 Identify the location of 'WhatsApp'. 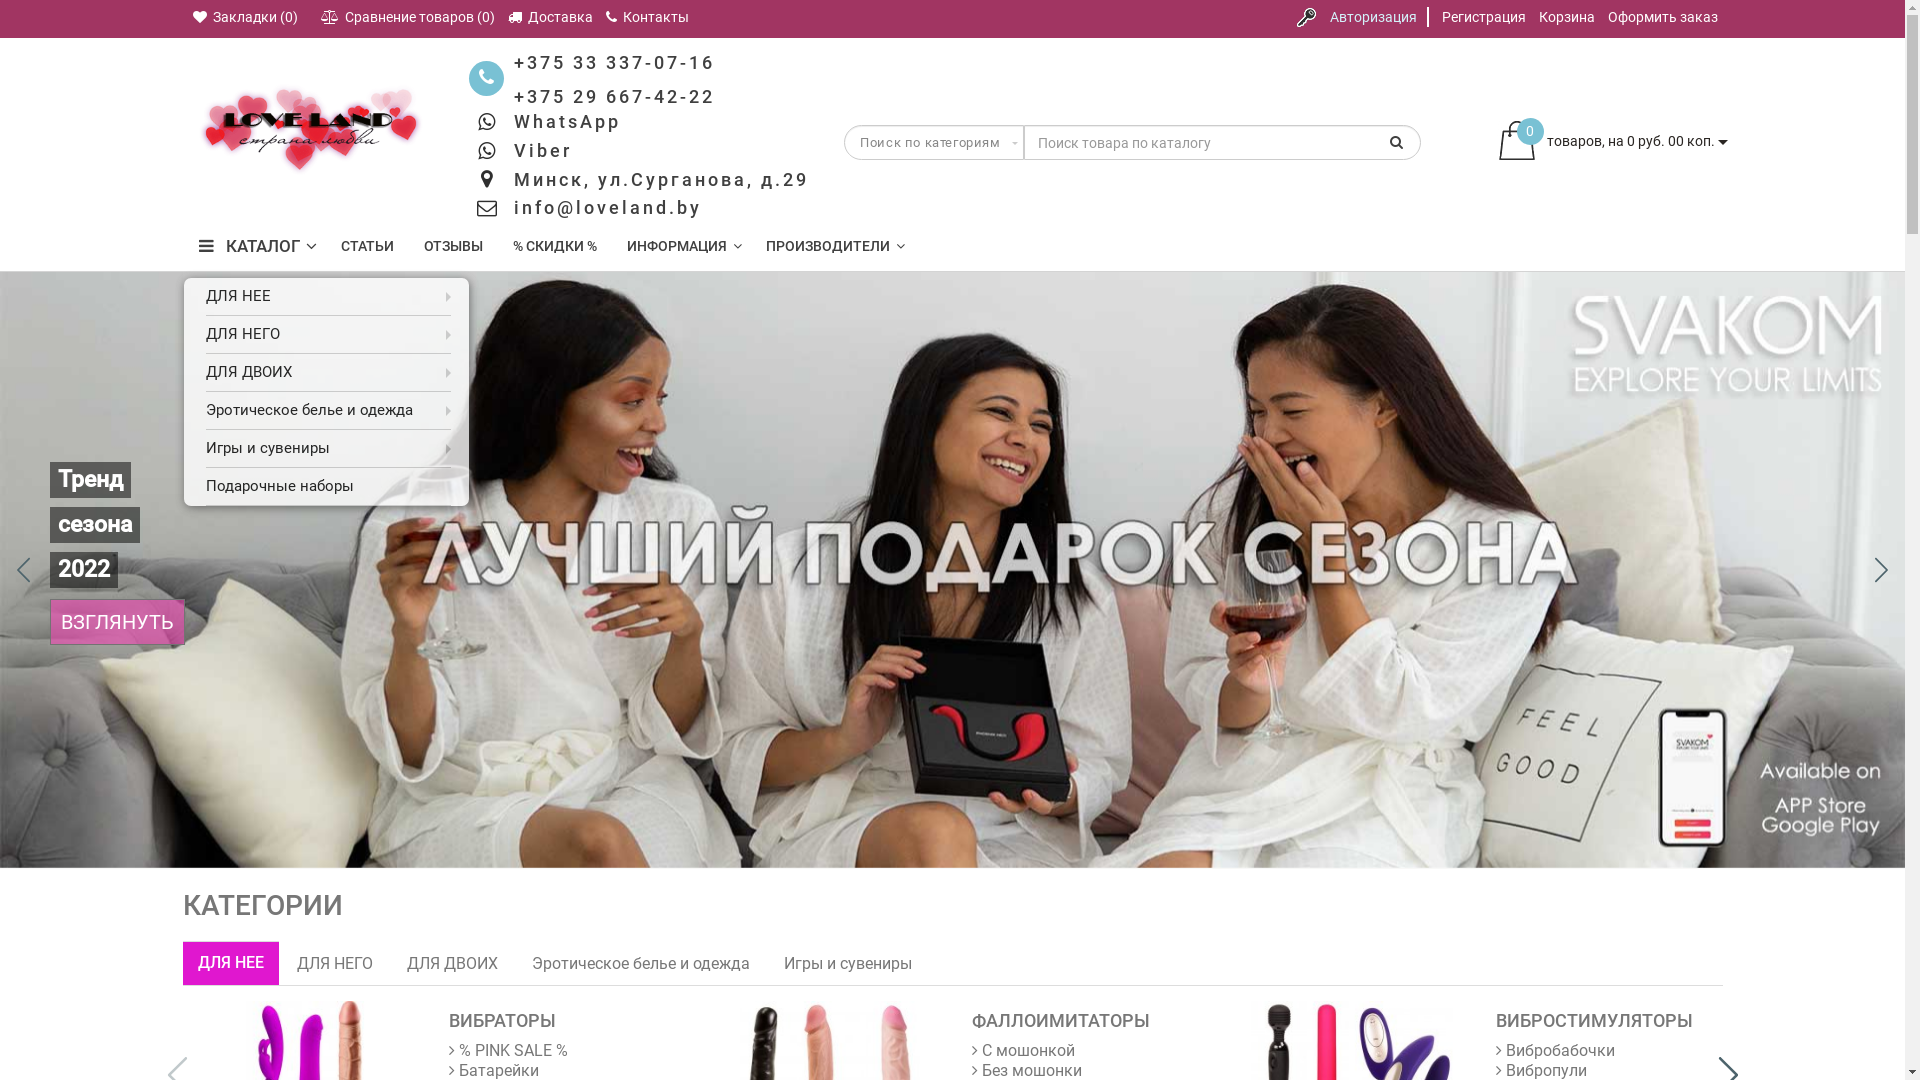
(566, 121).